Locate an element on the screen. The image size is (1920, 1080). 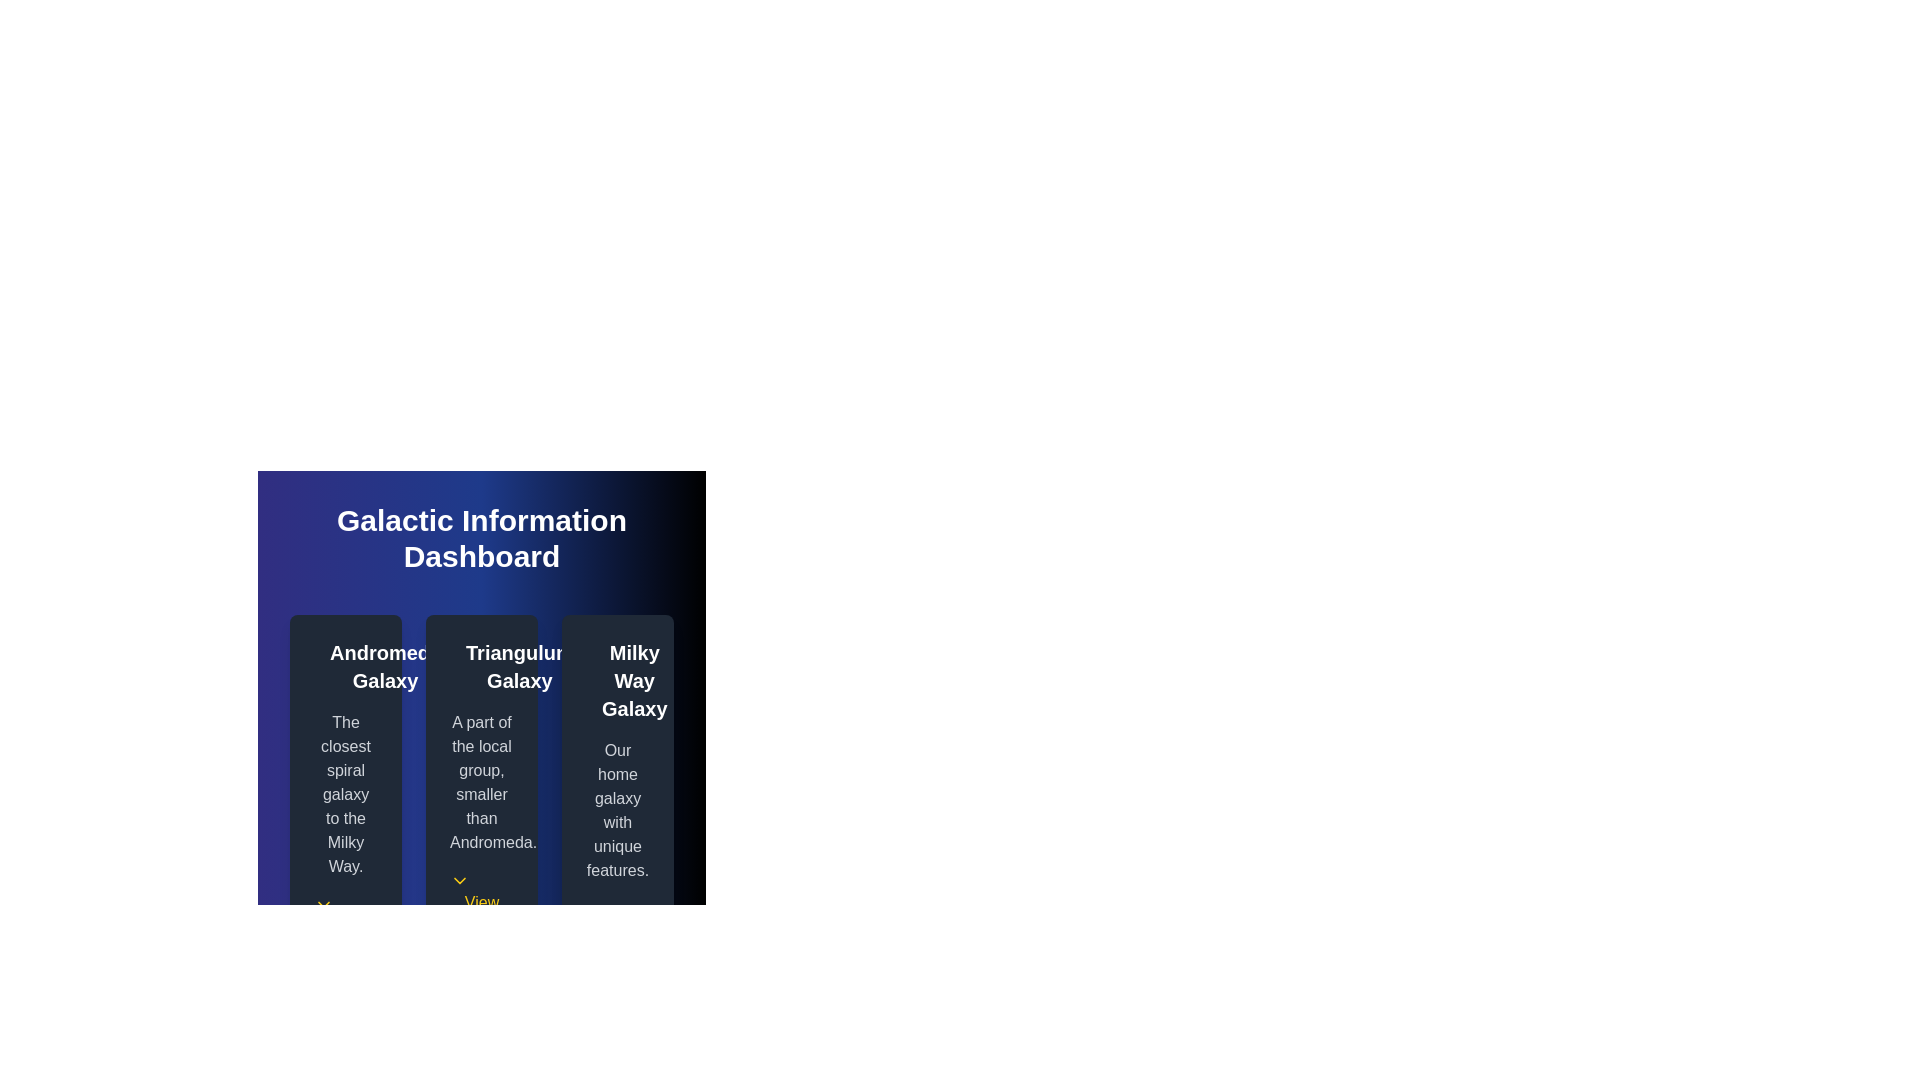
the Informational card for the Triangulum Galaxy, which is the middle card in the row of three cards under the 'Galactic Information Dashboard' header is located at coordinates (481, 801).